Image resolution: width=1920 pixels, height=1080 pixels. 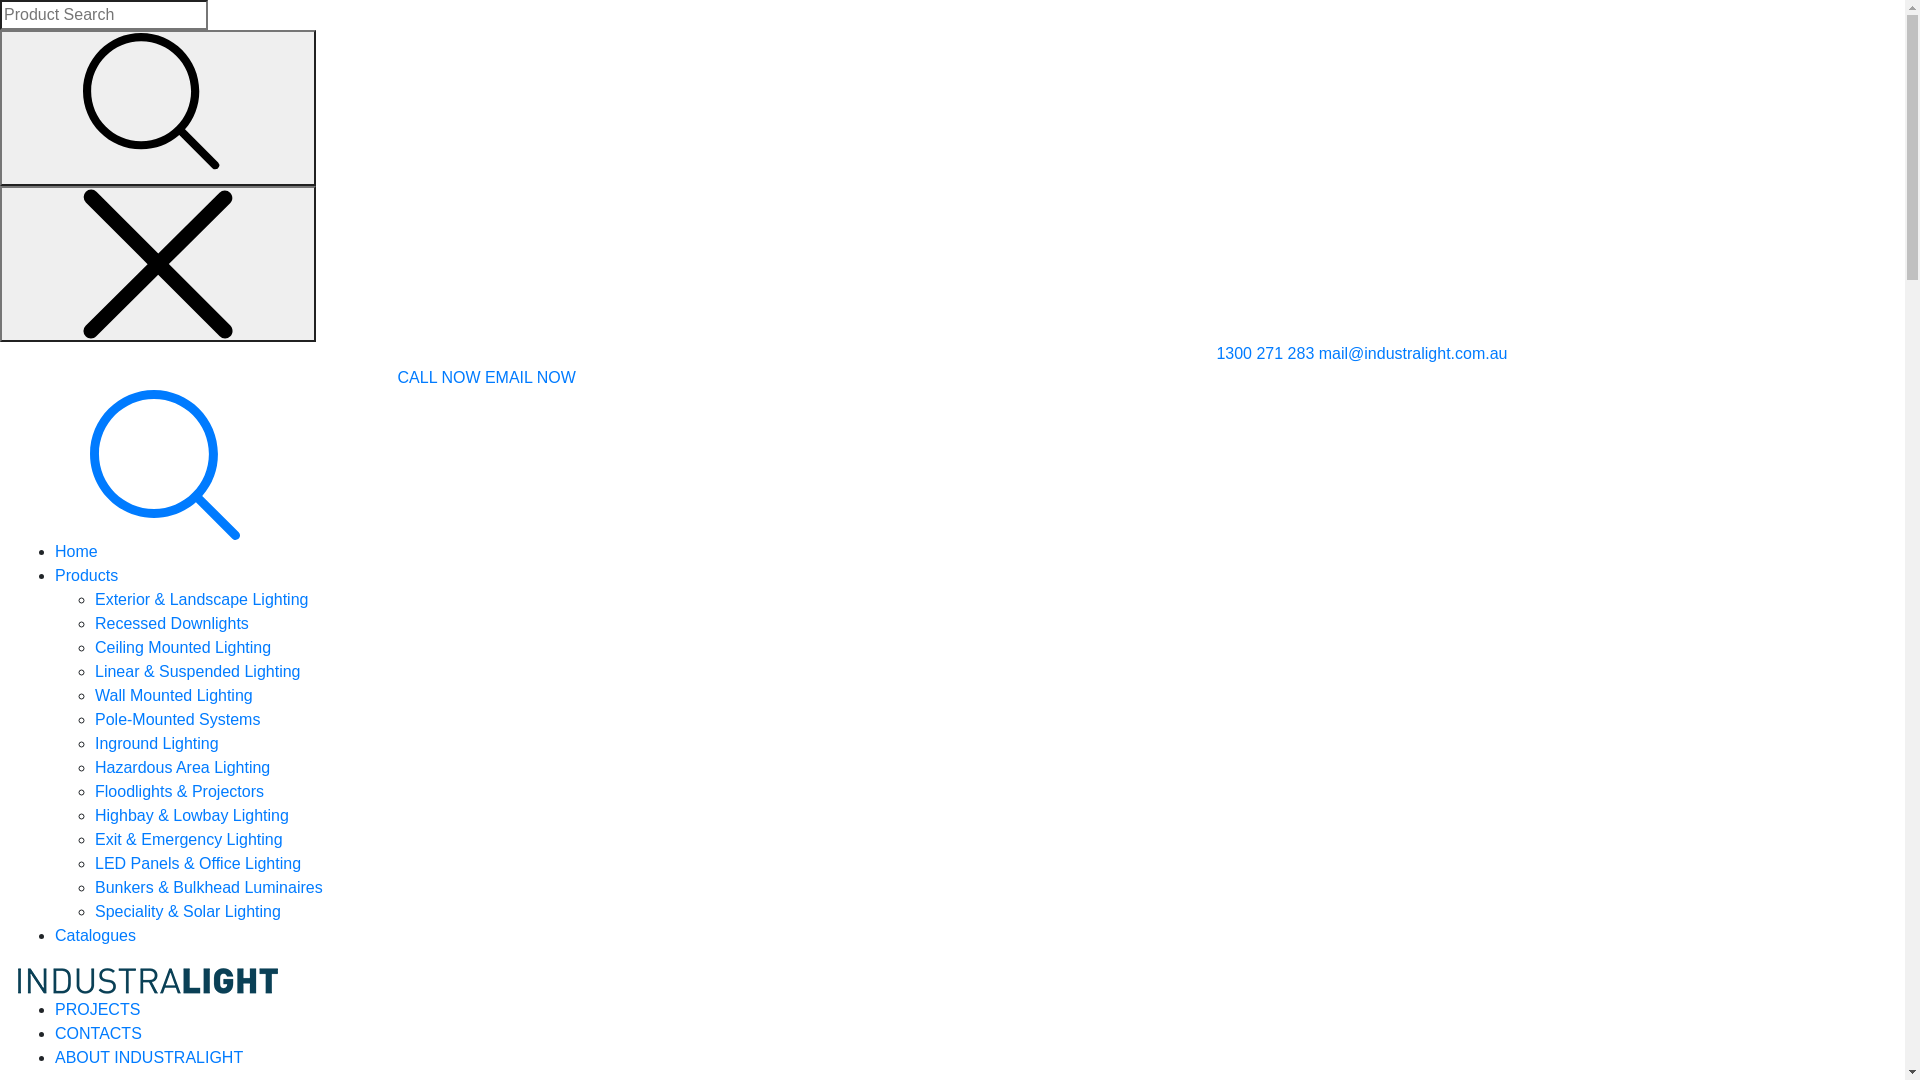 What do you see at coordinates (97, 1033) in the screenshot?
I see `'CONTACTS'` at bounding box center [97, 1033].